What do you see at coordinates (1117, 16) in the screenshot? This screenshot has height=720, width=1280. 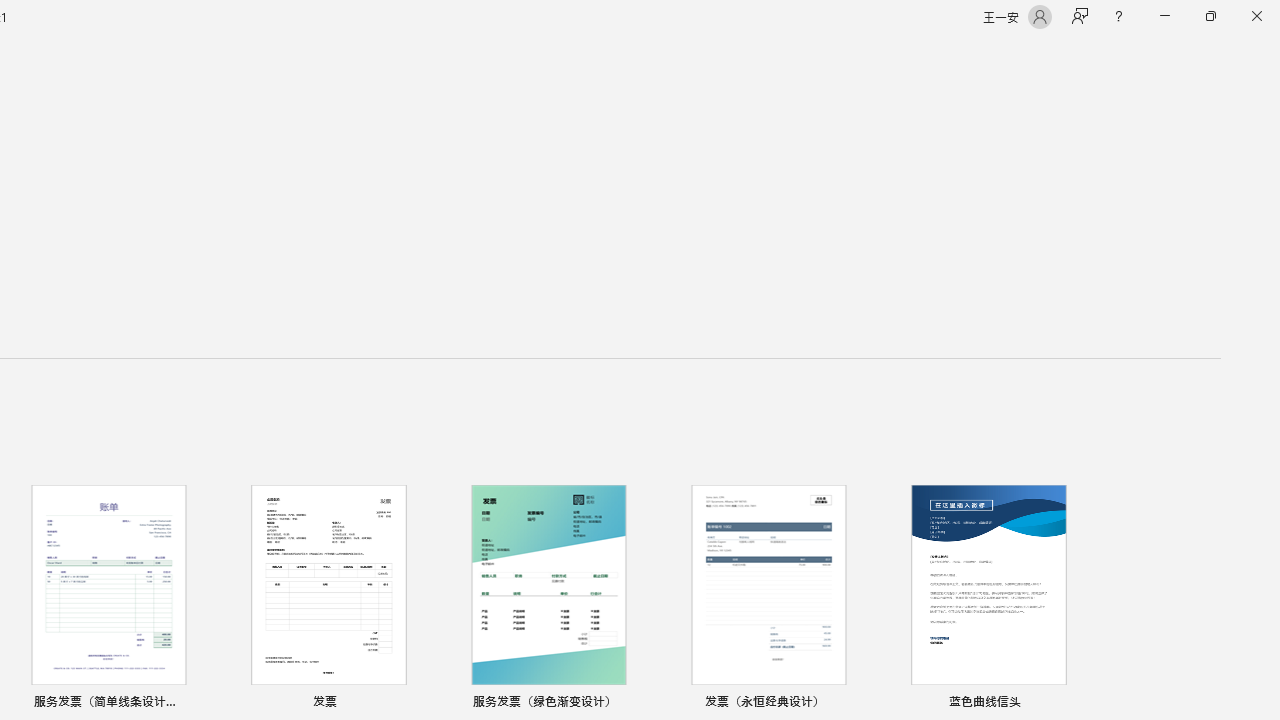 I see `'Help'` at bounding box center [1117, 16].